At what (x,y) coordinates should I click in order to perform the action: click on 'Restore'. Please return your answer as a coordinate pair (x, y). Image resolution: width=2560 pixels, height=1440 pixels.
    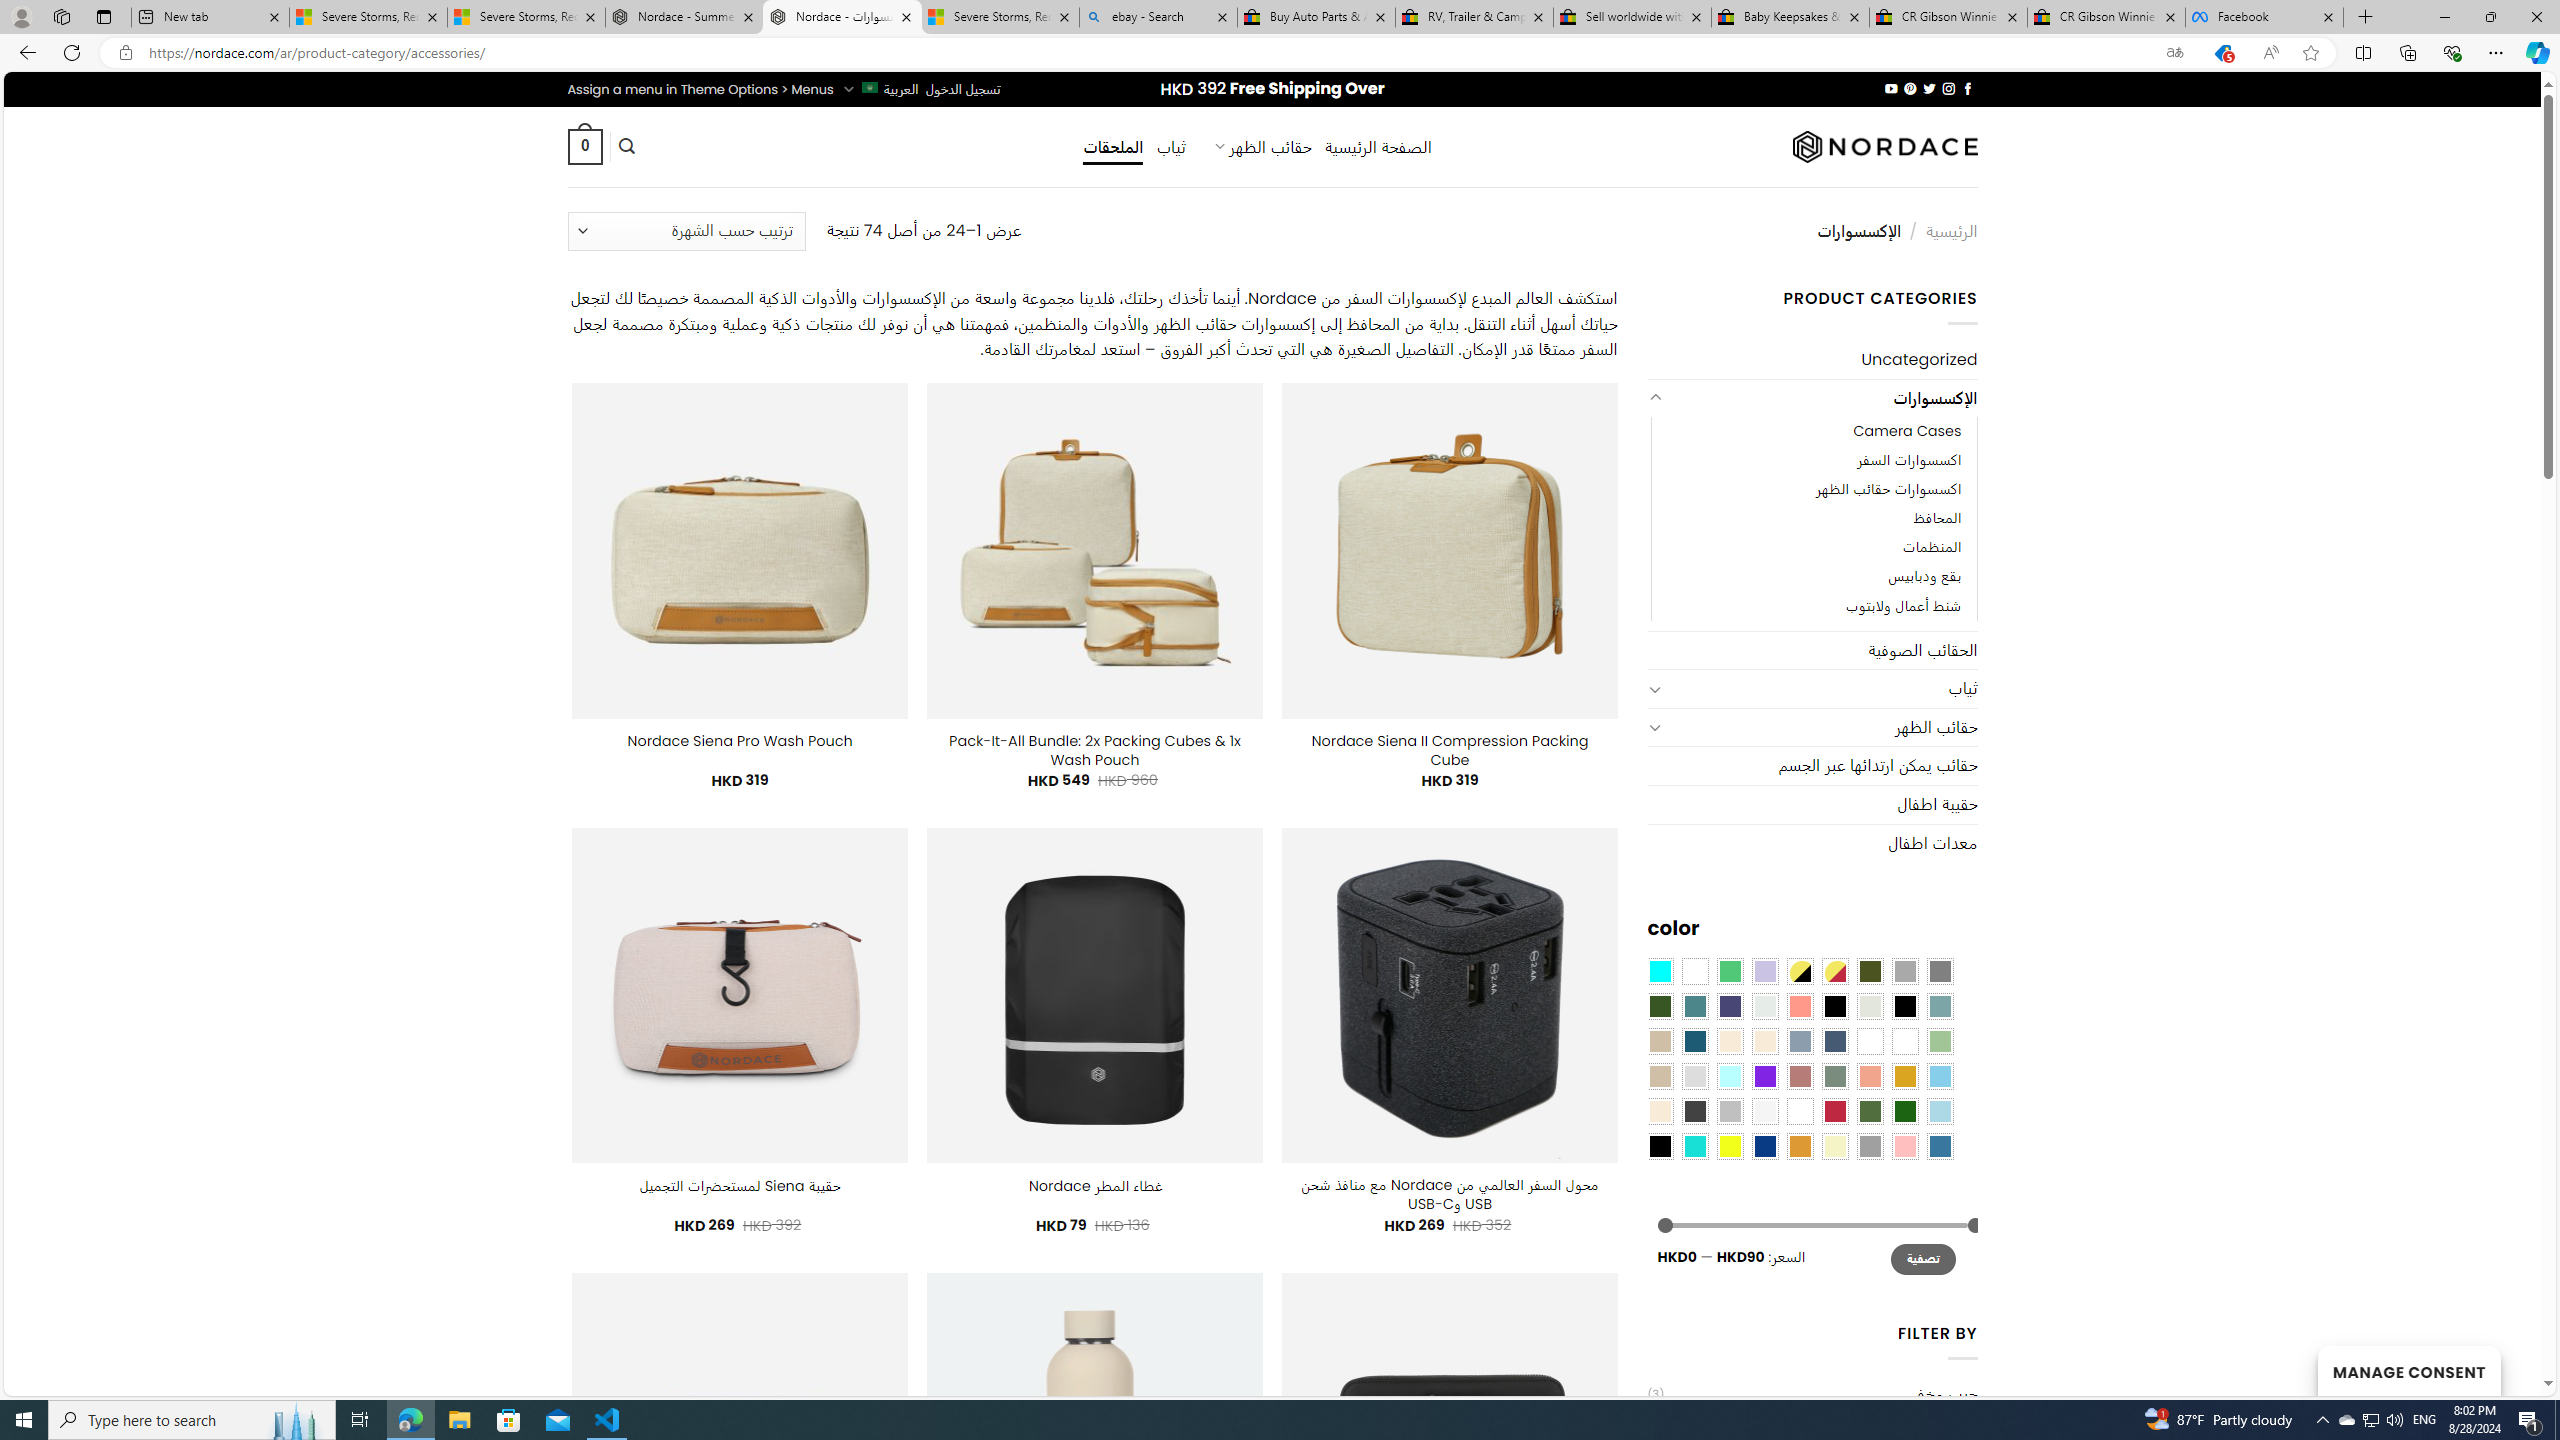
    Looking at the image, I should click on (2490, 16).